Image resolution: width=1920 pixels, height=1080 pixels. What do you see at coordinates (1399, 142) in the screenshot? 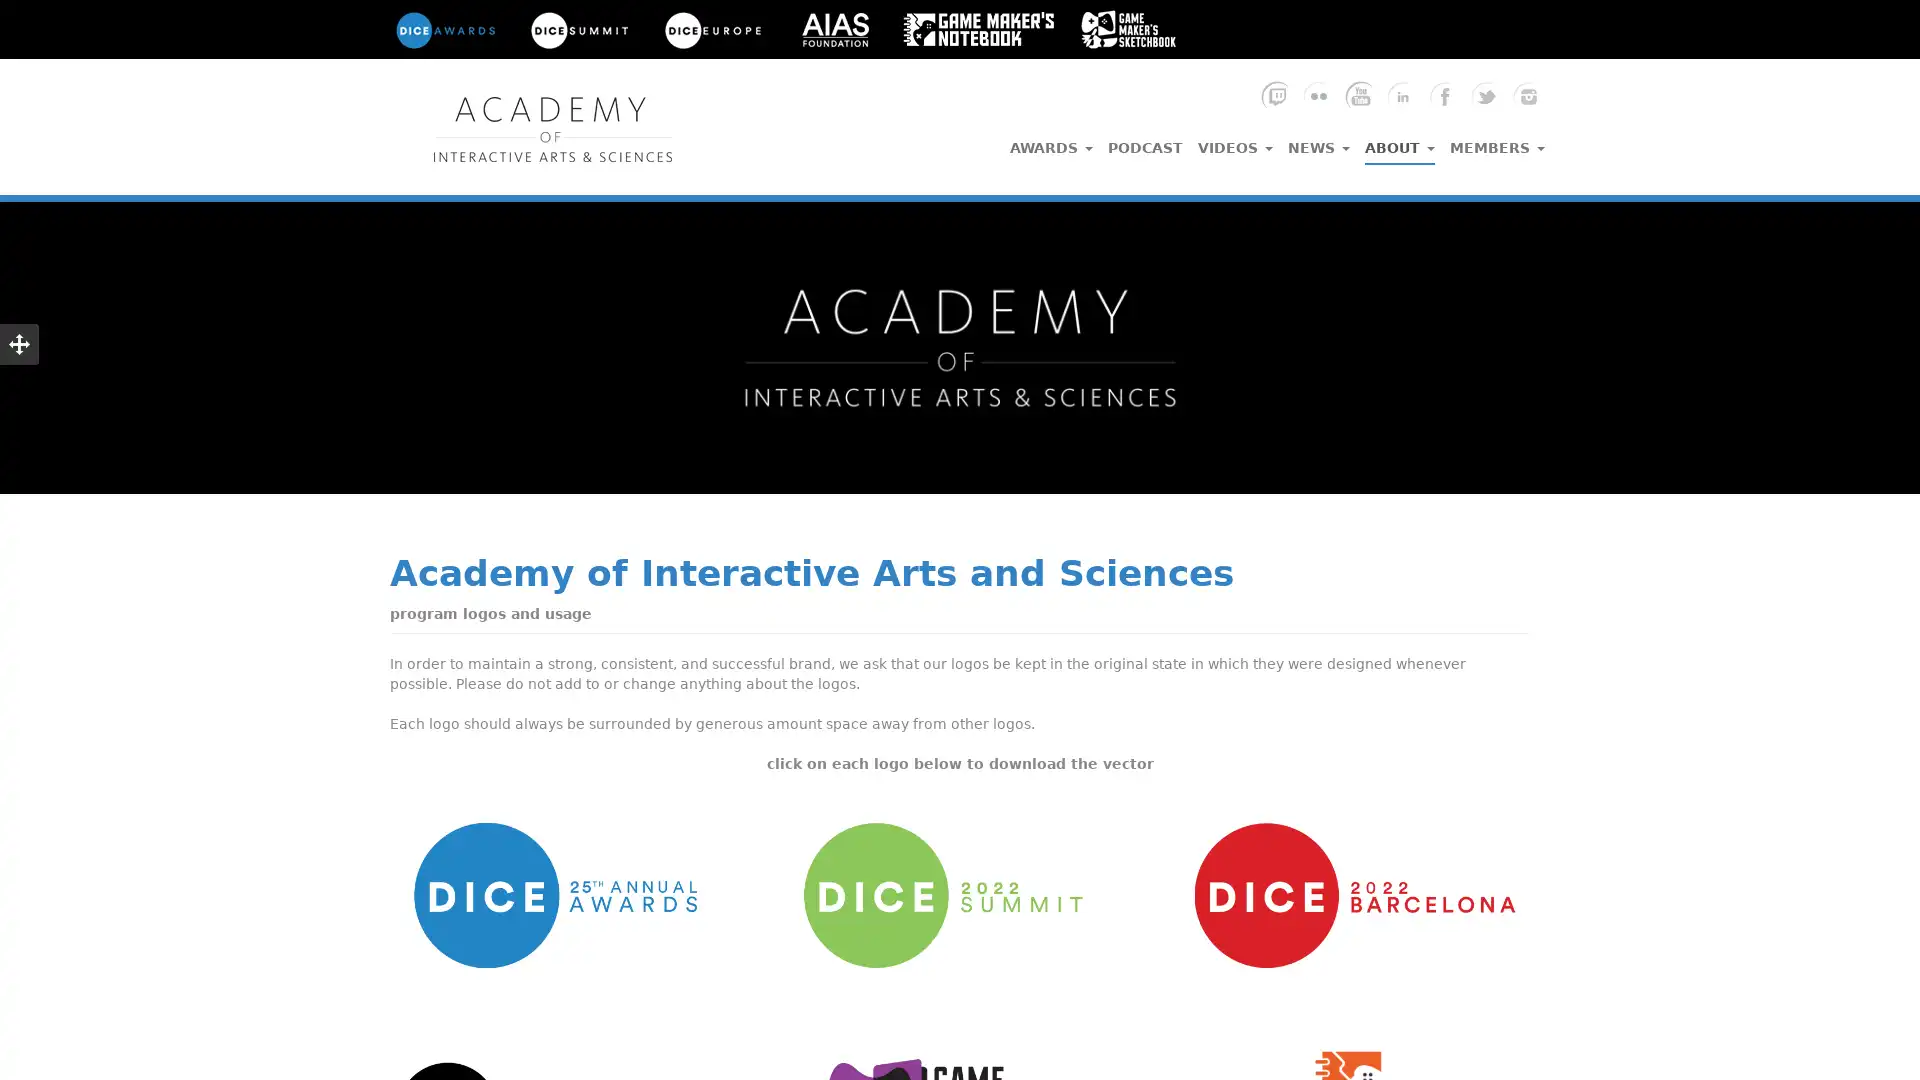
I see `ABOUT` at bounding box center [1399, 142].